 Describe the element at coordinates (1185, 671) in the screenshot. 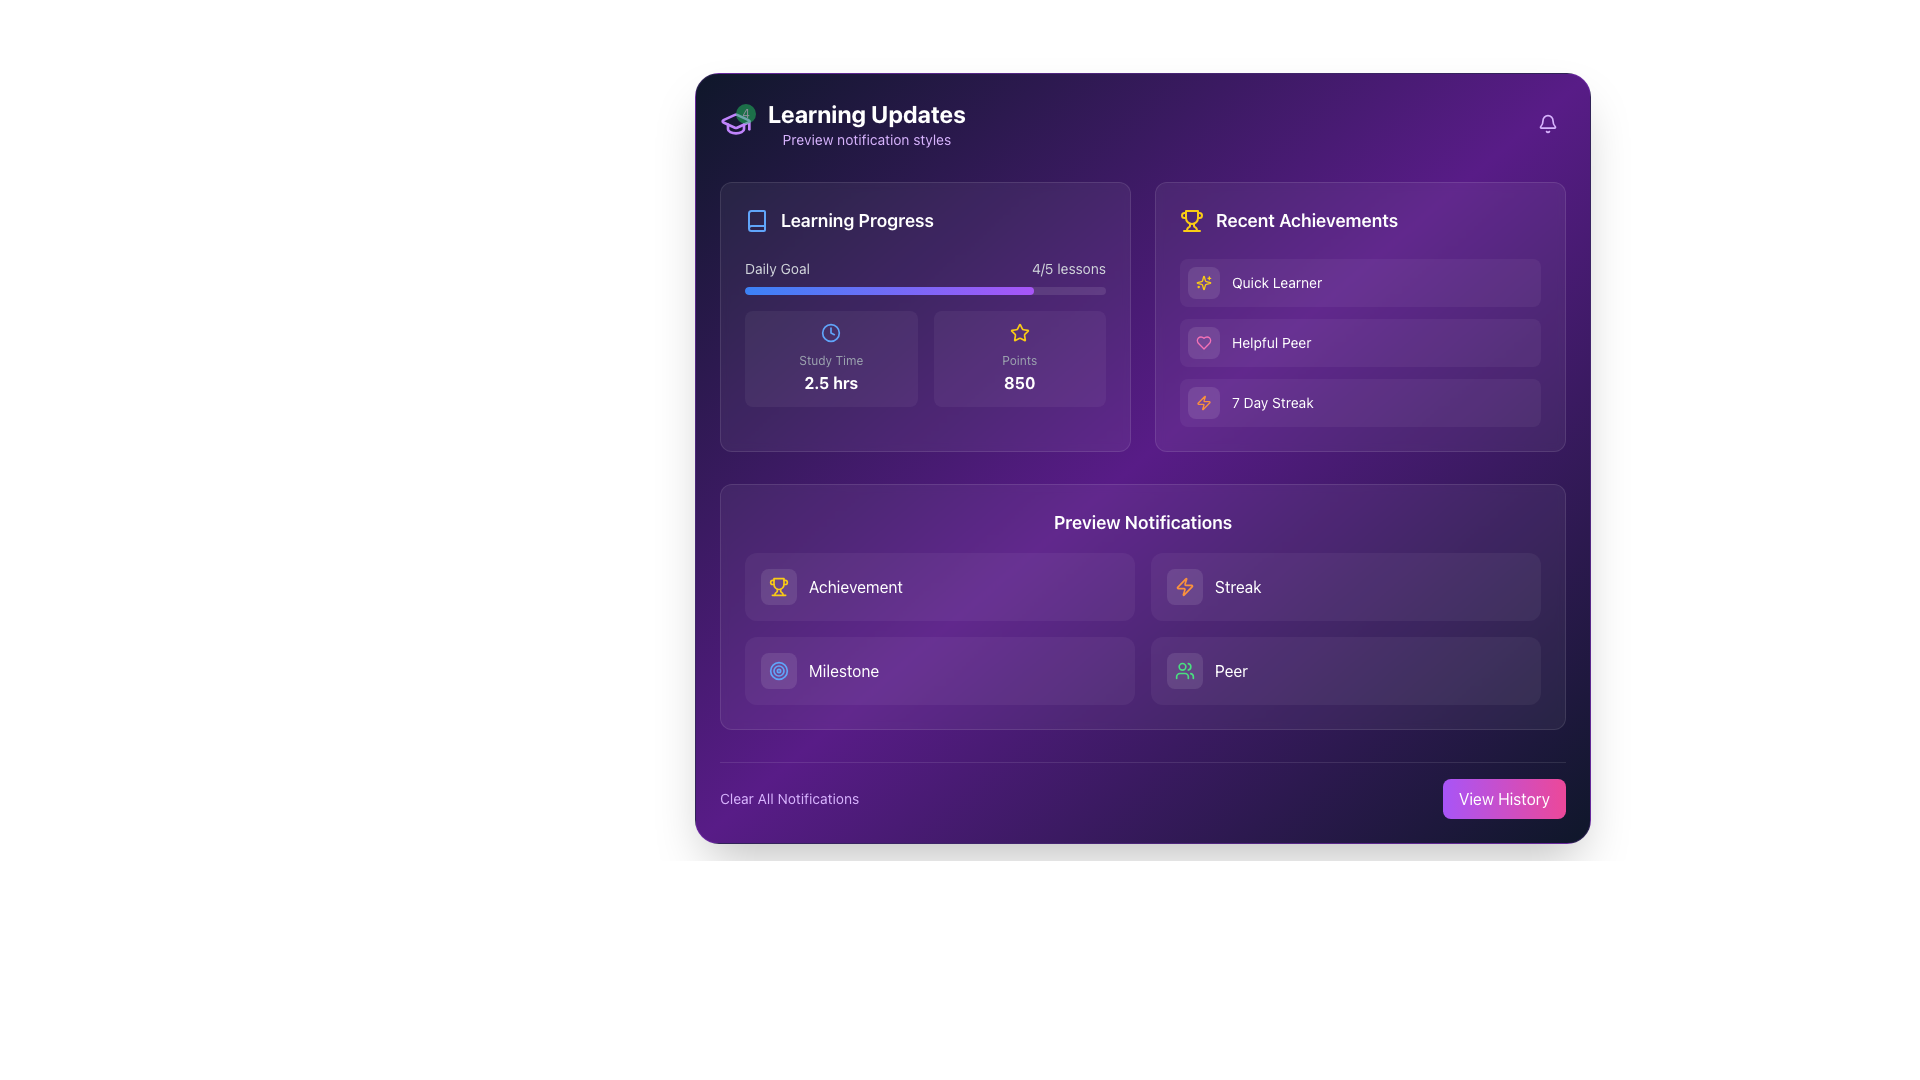

I see `the 'Peer' notification icon button located in the lower-right section of the 'Preview Notifications' component` at that location.